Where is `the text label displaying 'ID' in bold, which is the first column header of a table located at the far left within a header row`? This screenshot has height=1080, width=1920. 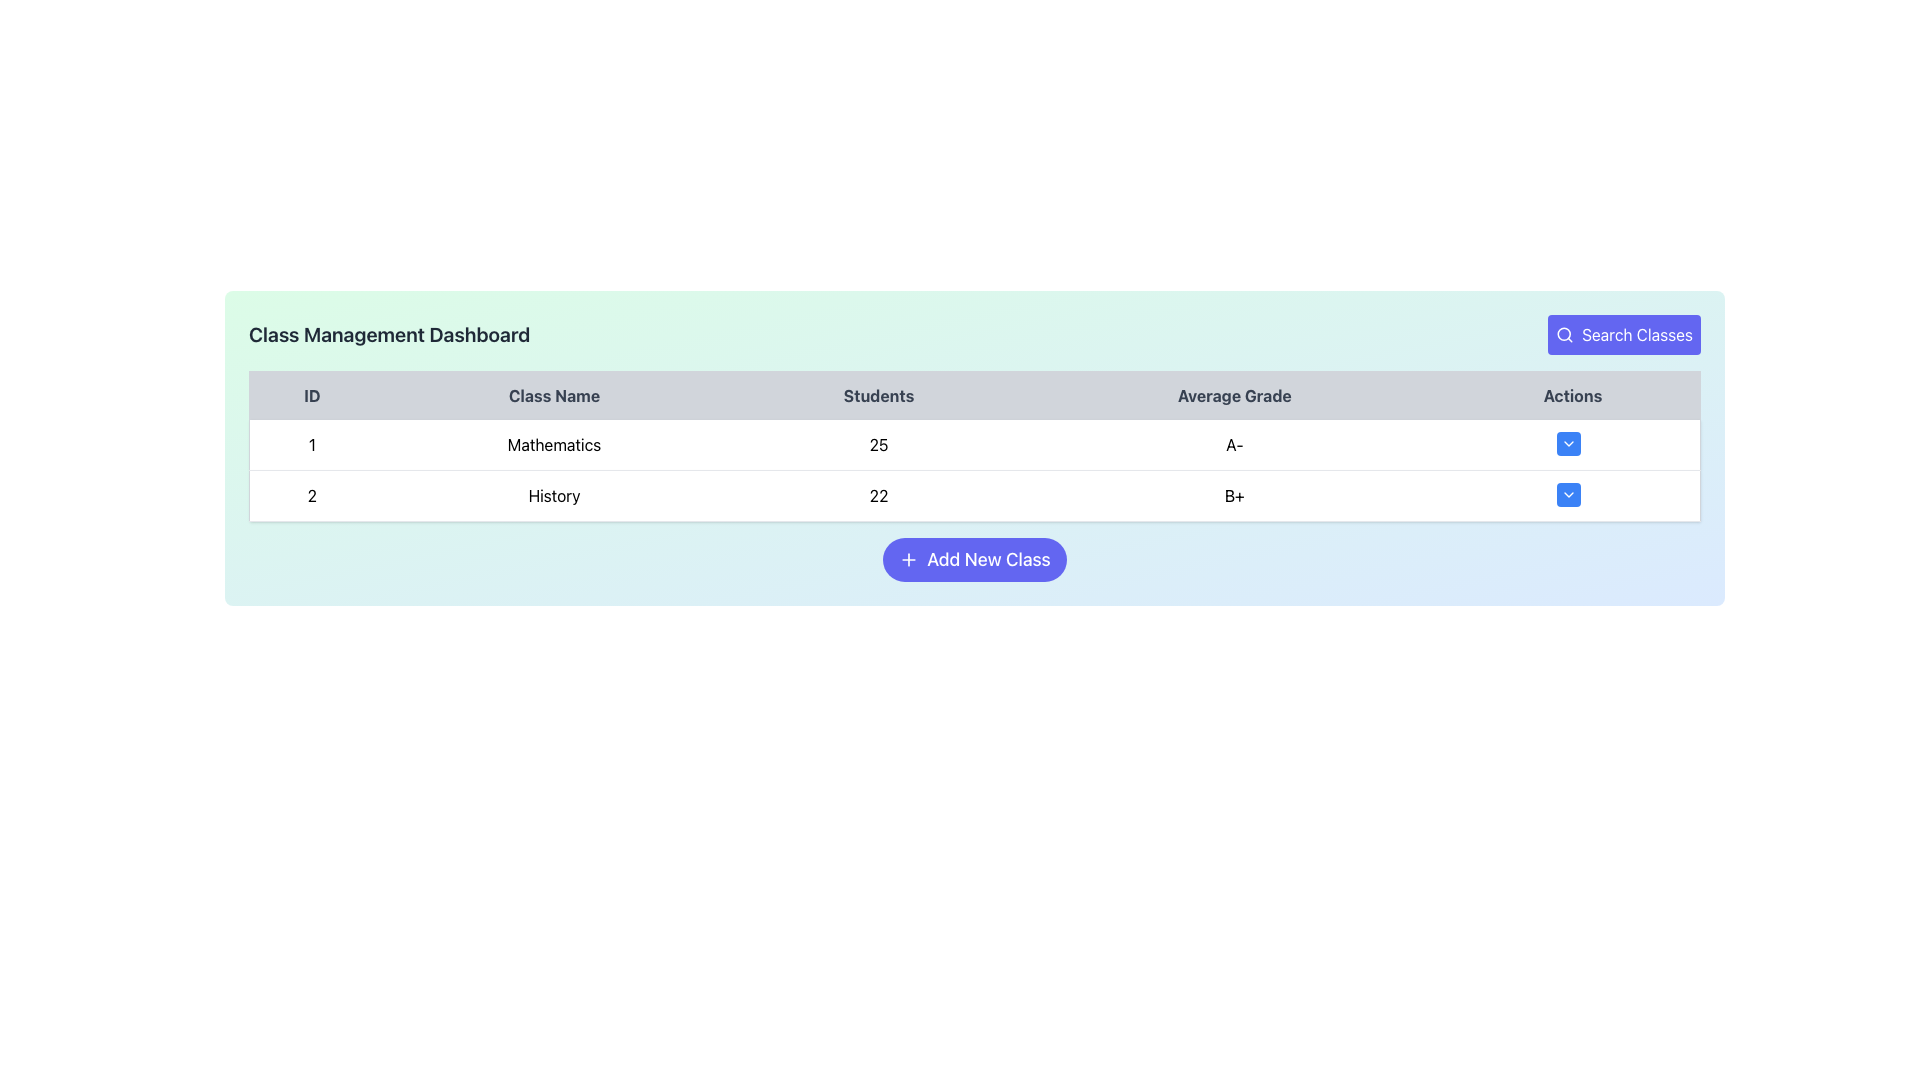
the text label displaying 'ID' in bold, which is the first column header of a table located at the far left within a header row is located at coordinates (311, 395).